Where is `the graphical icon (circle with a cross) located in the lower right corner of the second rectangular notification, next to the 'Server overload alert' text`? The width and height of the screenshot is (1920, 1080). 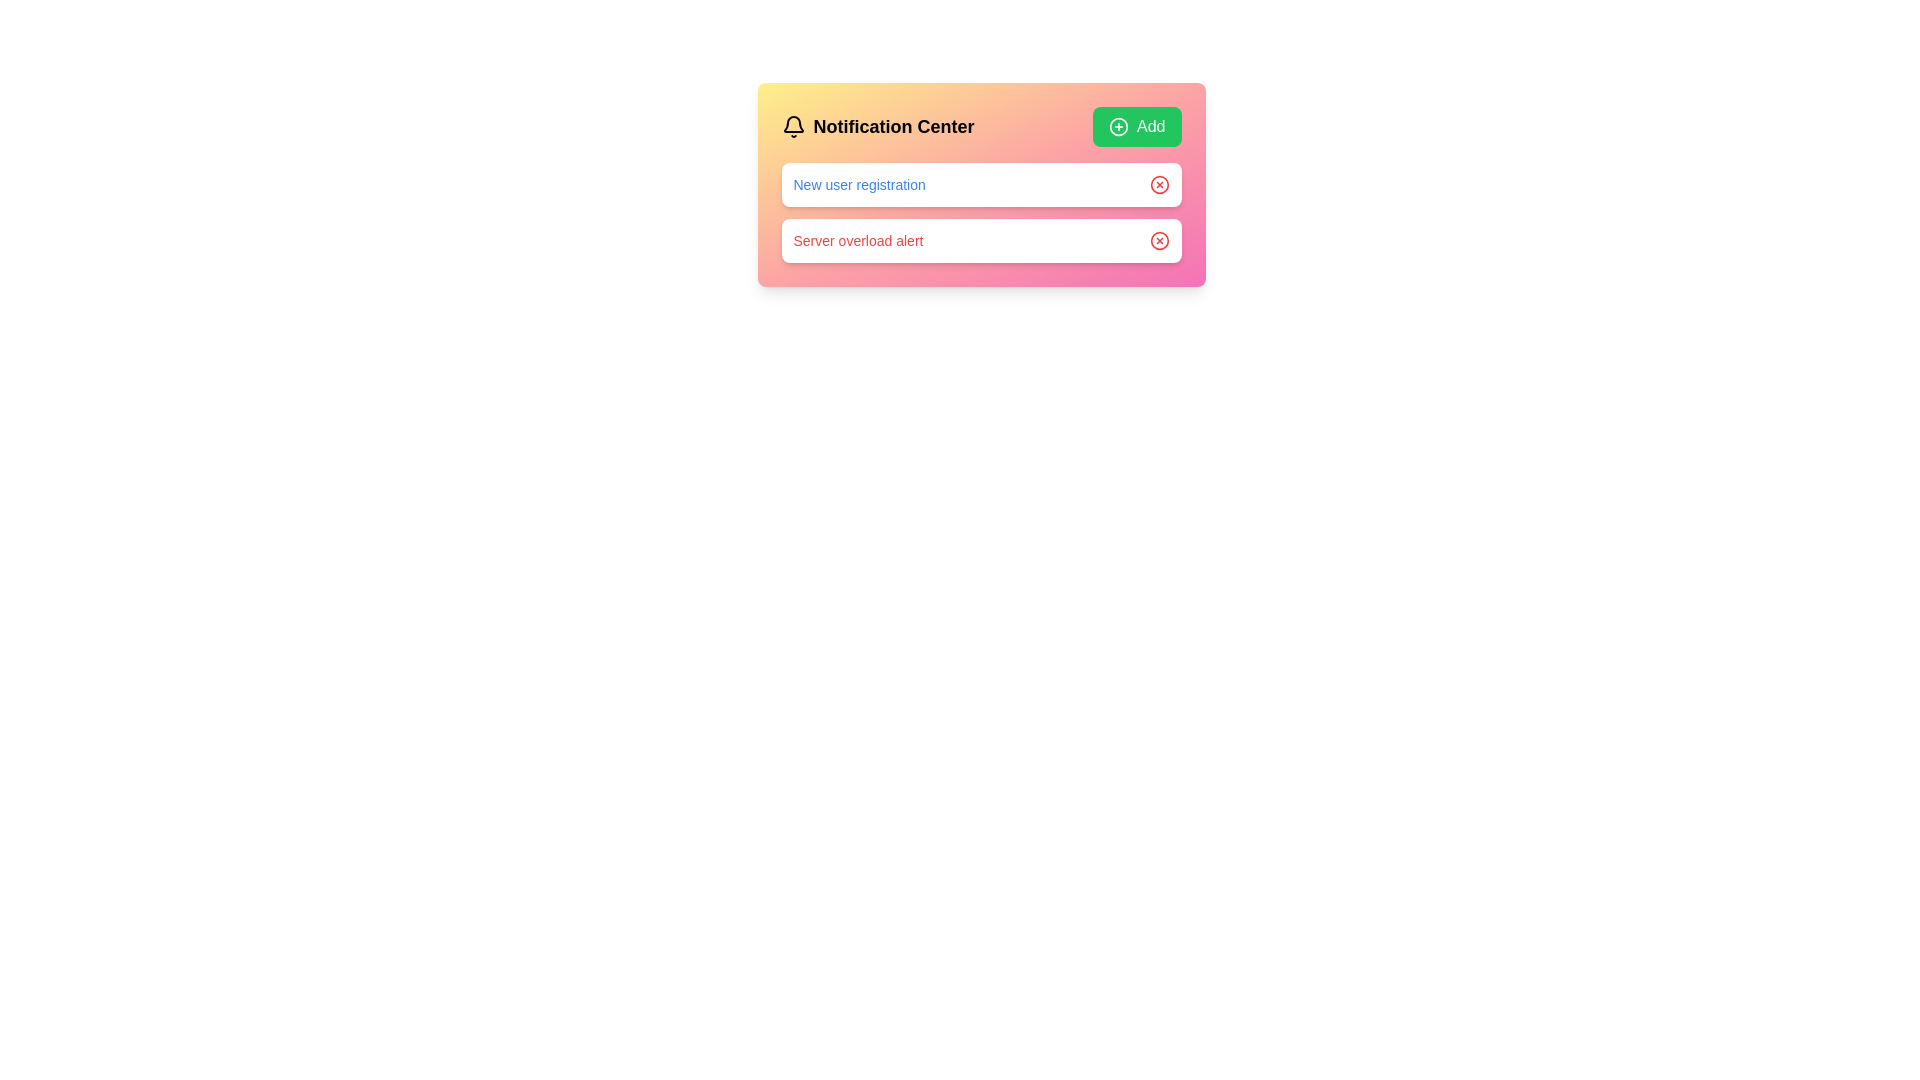 the graphical icon (circle with a cross) located in the lower right corner of the second rectangular notification, next to the 'Server overload alert' text is located at coordinates (1159, 239).